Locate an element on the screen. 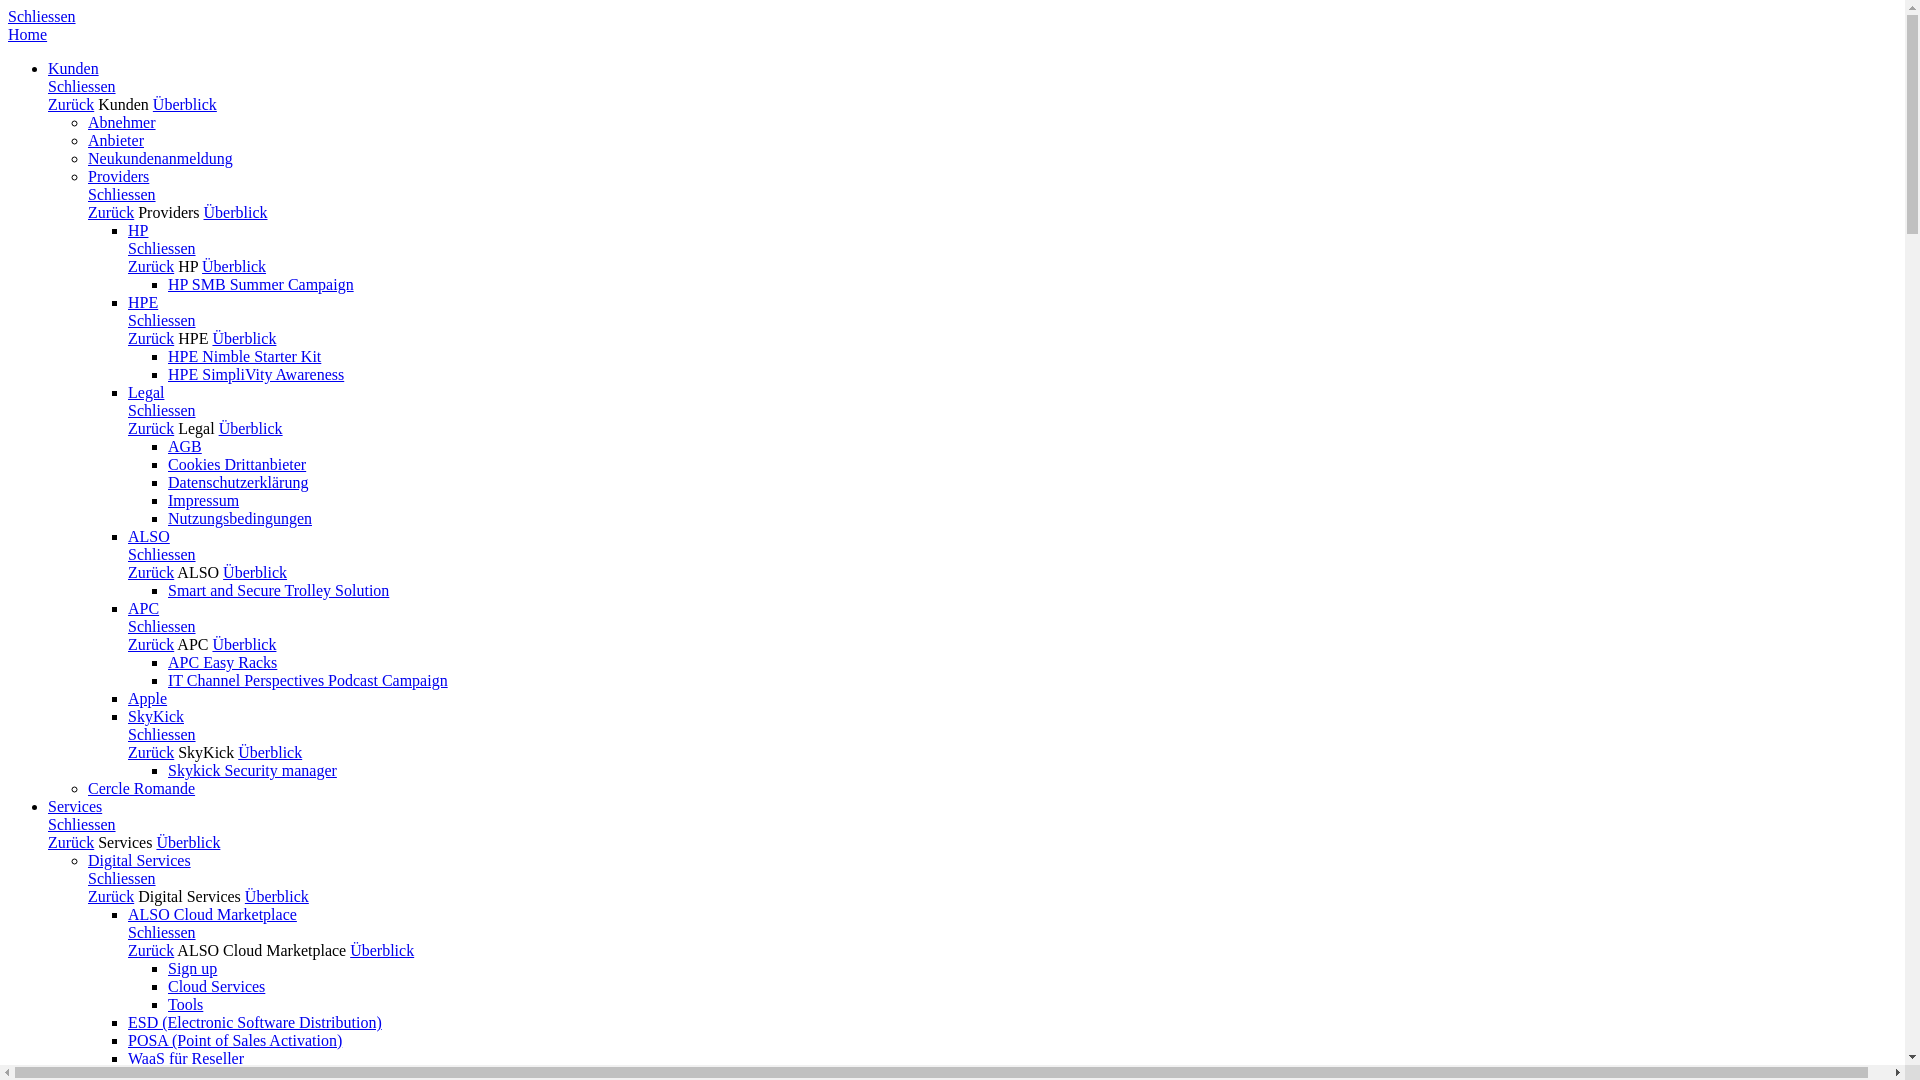  'Sign up' is located at coordinates (192, 967).